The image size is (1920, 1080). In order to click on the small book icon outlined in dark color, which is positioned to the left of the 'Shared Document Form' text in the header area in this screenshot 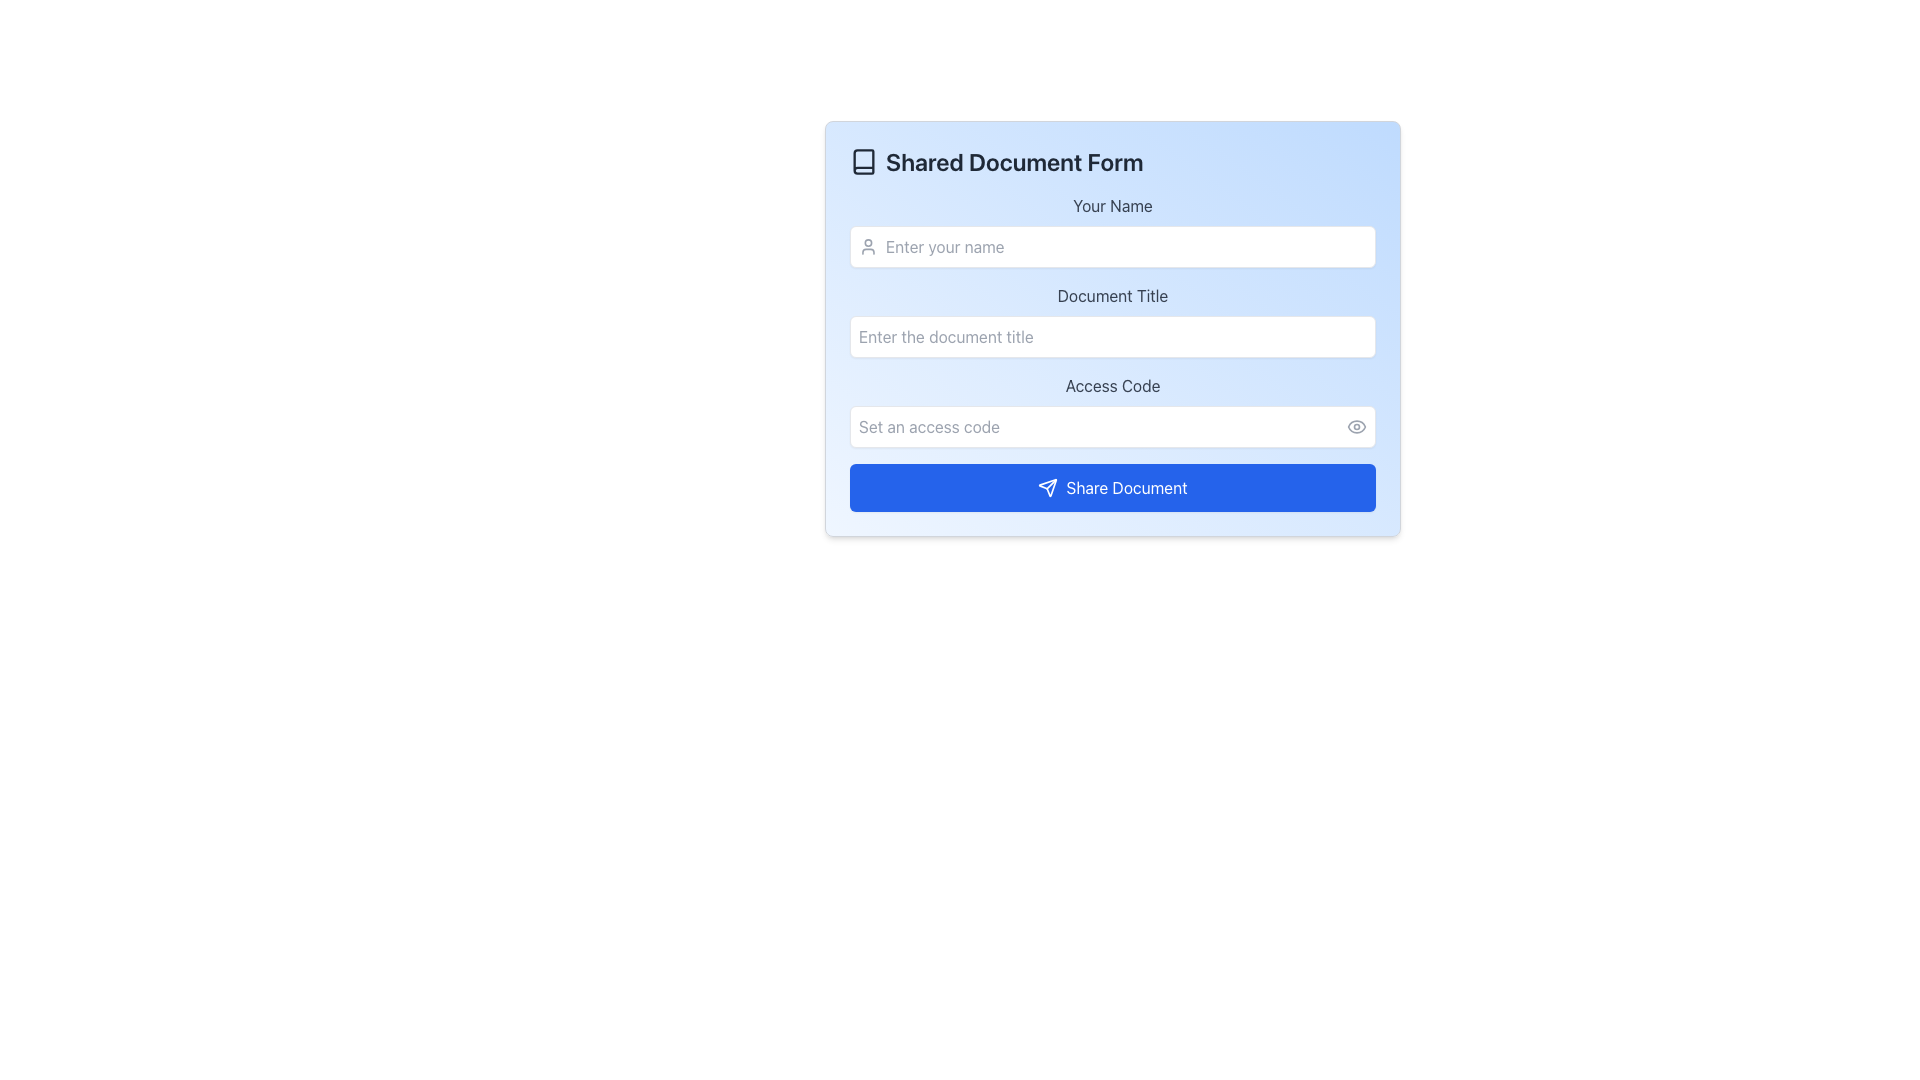, I will do `click(864, 161)`.